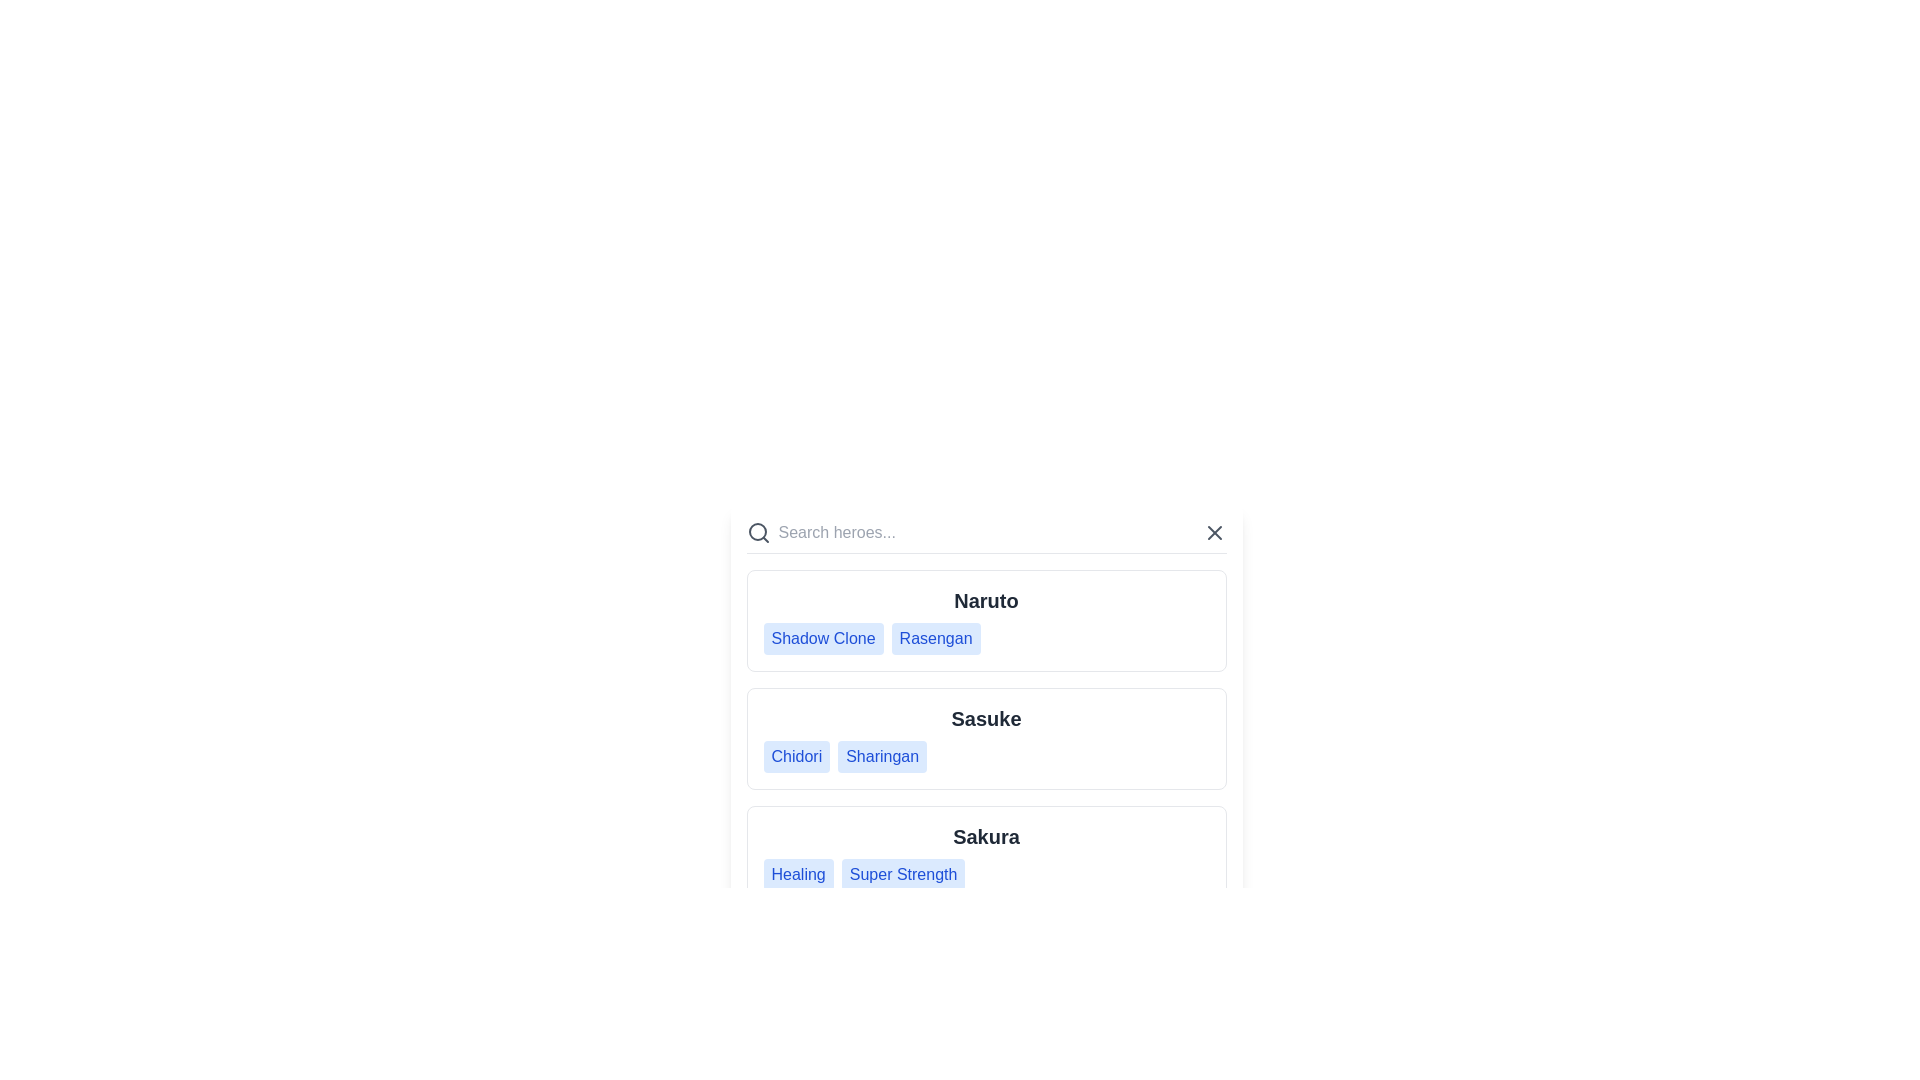 The width and height of the screenshot is (1920, 1080). I want to click on the search icon located on the left side of the search bar, so click(757, 531).